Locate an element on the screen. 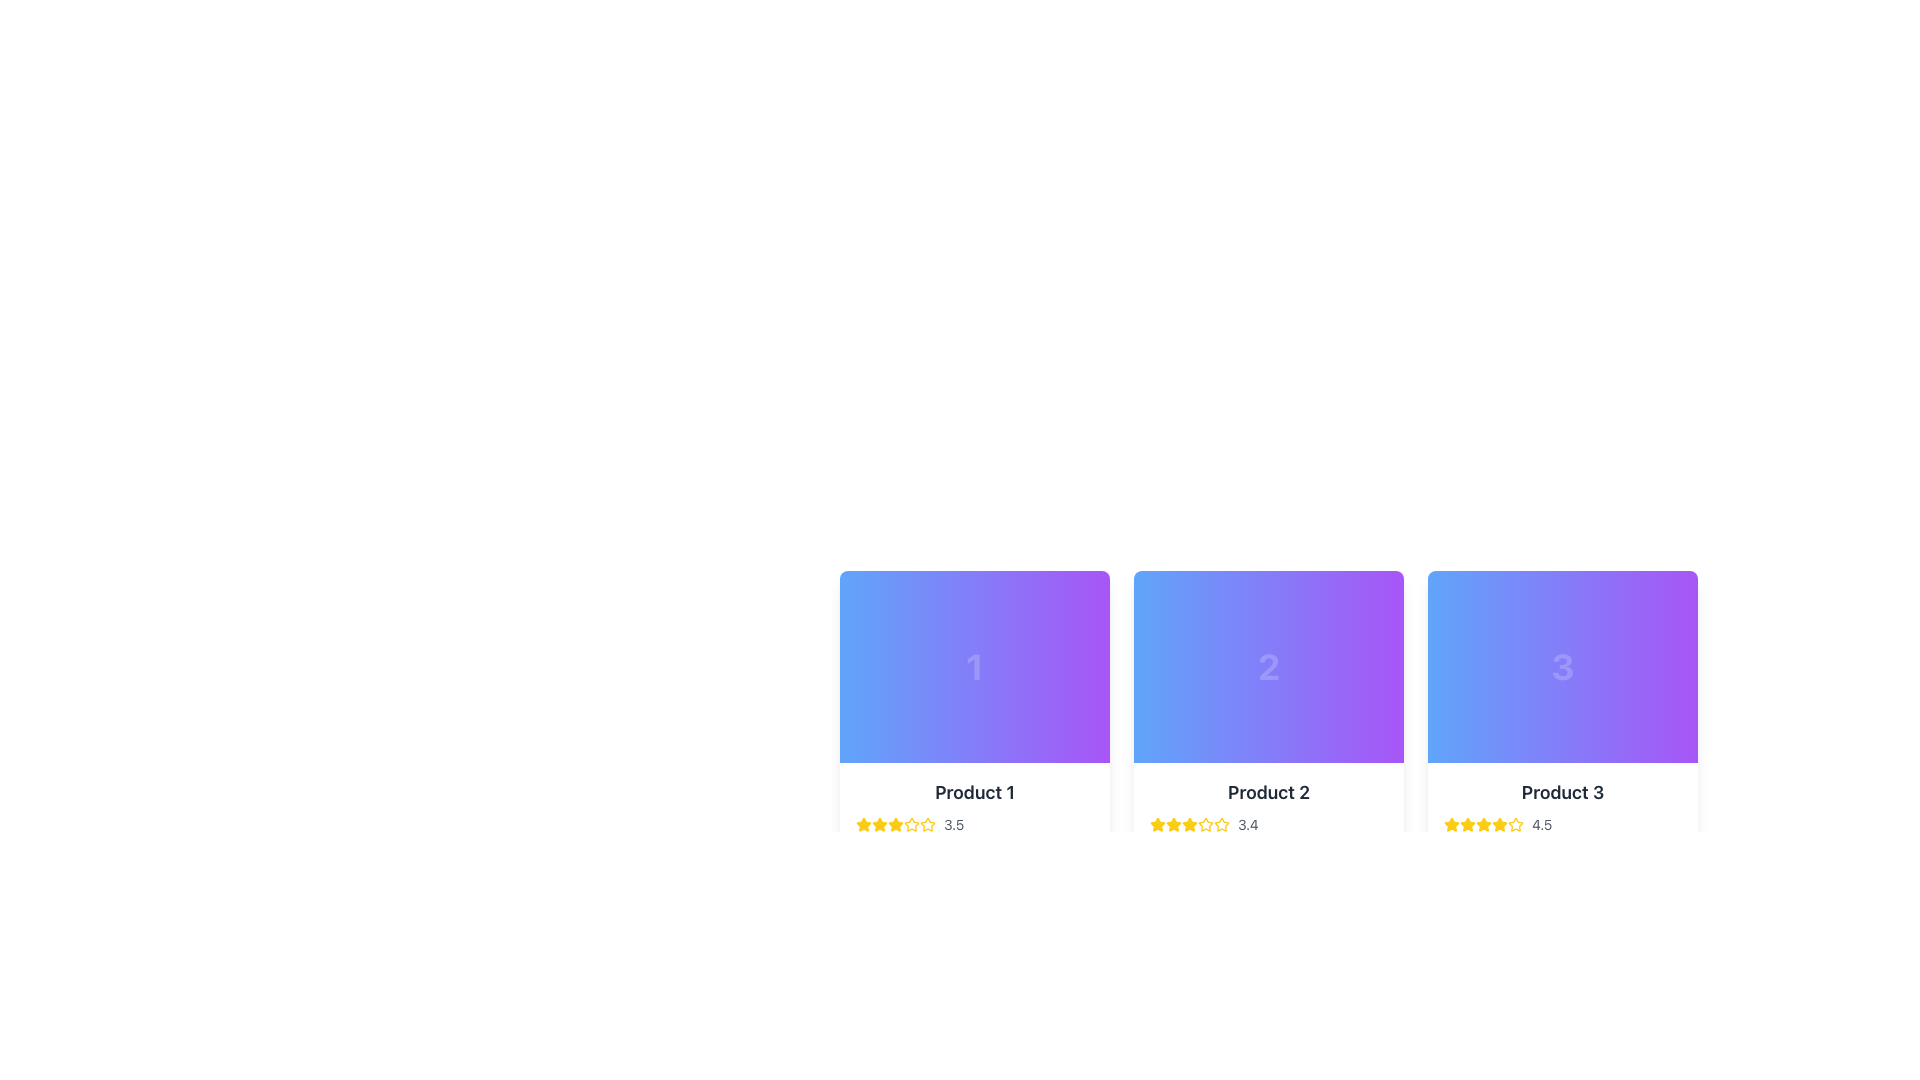  the text label that serves as the title of the product, positioned centrally within the bottom section of the third card in the product grid is located at coordinates (1562, 792).